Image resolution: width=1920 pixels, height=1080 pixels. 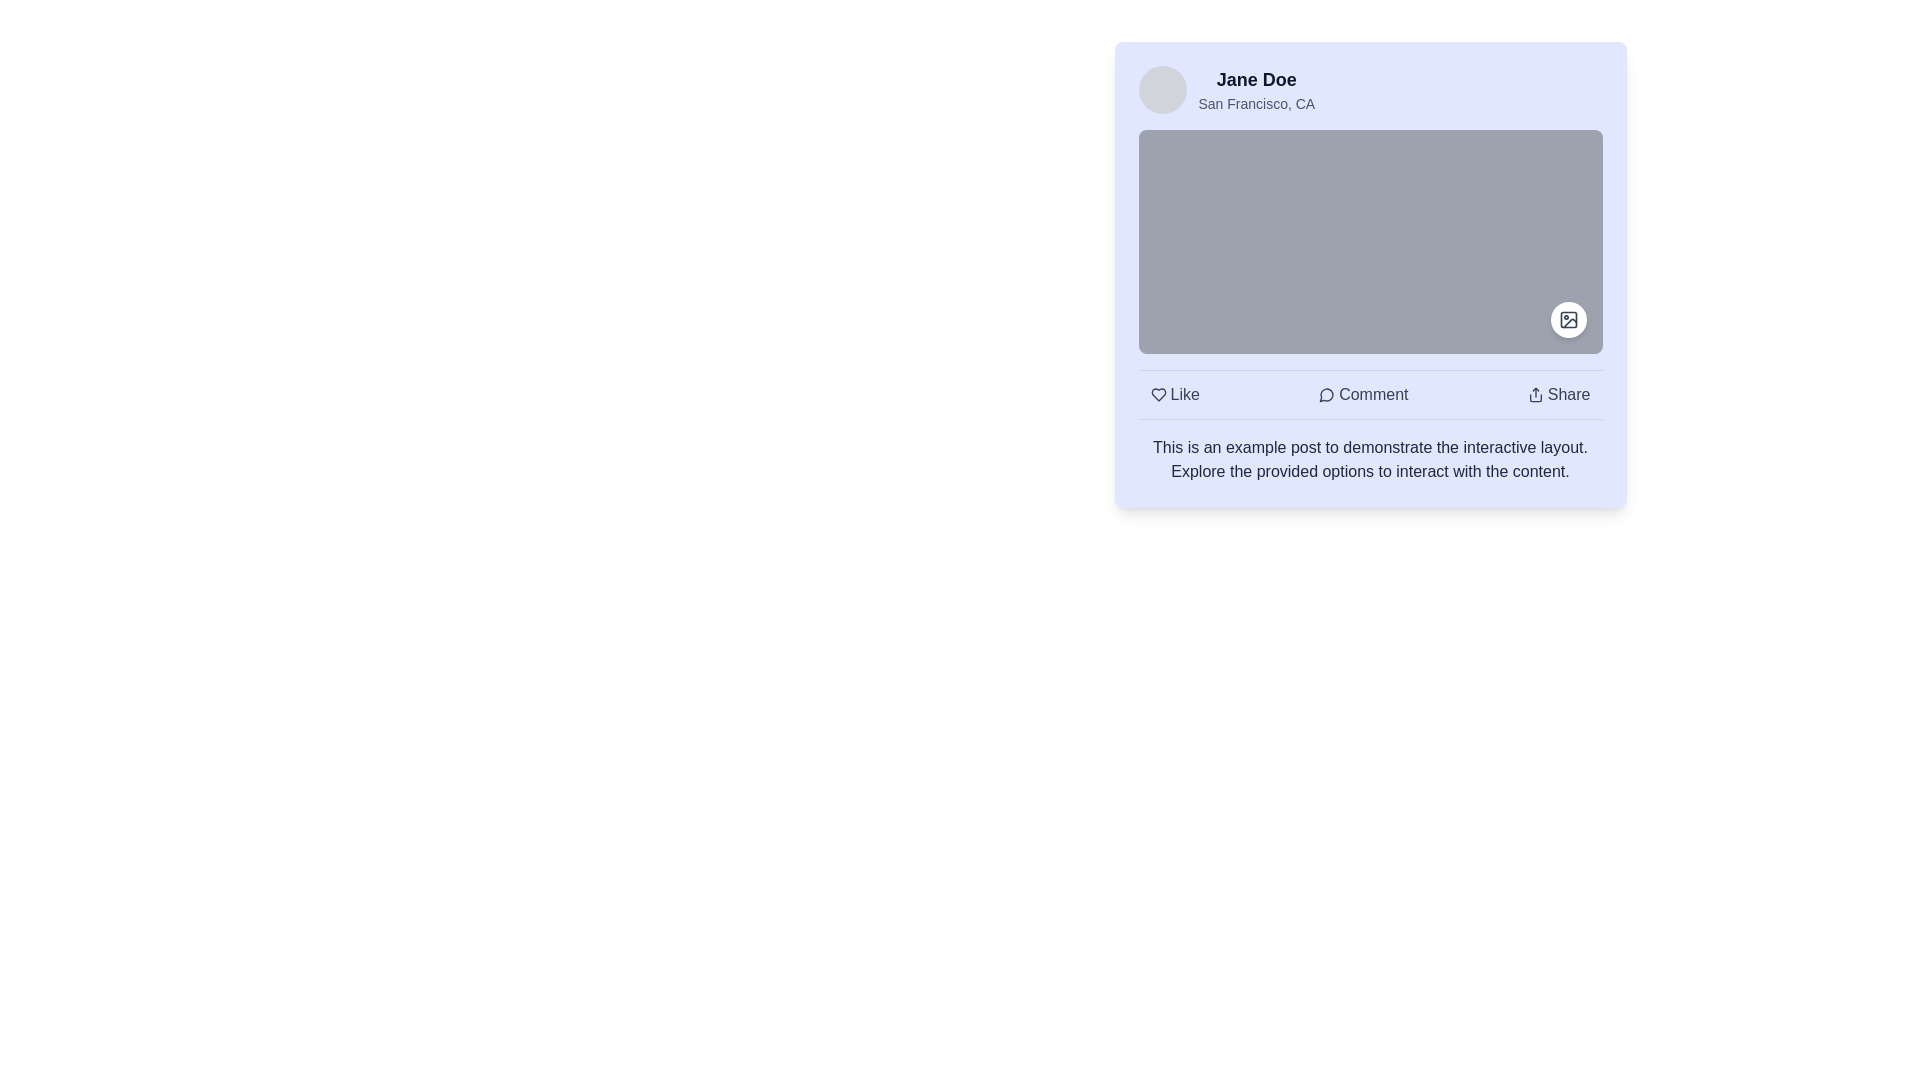 What do you see at coordinates (1162, 88) in the screenshot?
I see `the Circular Profile Placeholder, which is a round gray element located to the left of 'Jane Doe' and 'San Francisco, CA'` at bounding box center [1162, 88].